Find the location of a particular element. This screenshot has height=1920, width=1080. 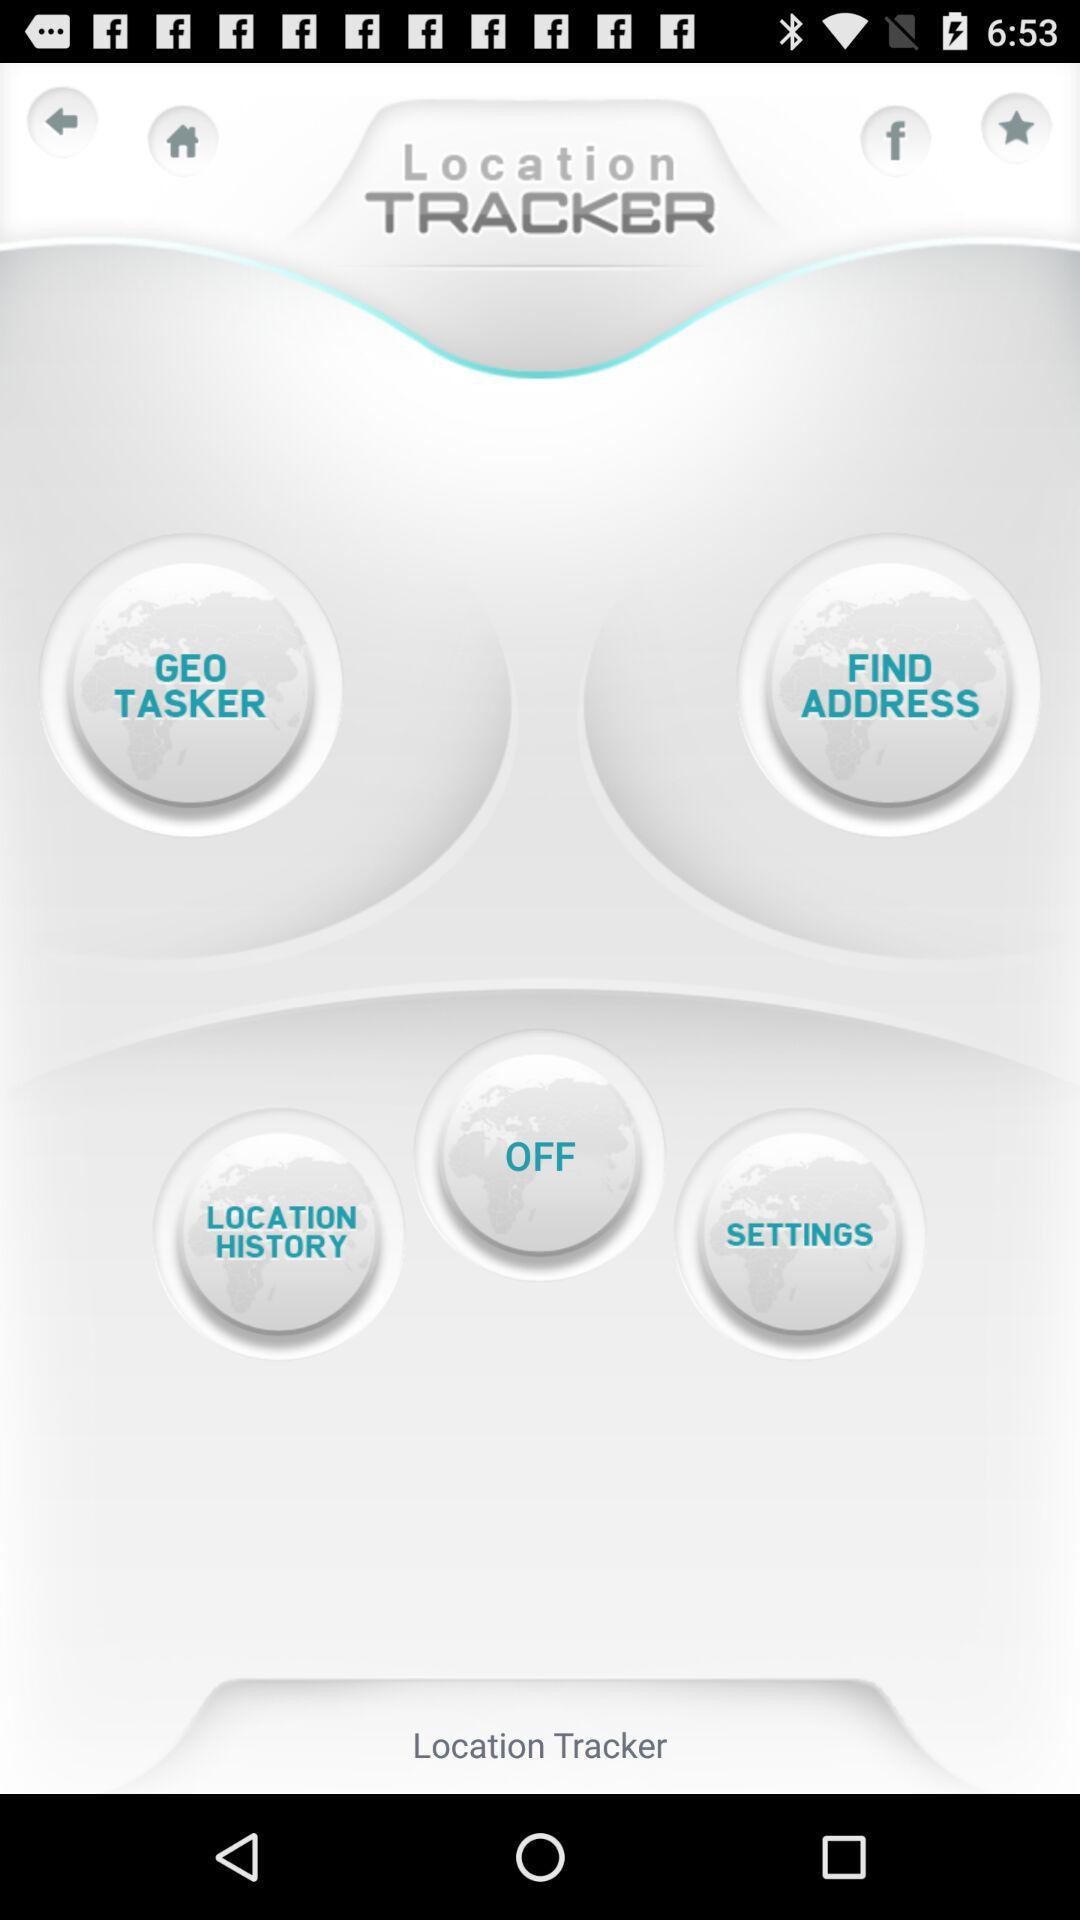

previous is located at coordinates (61, 122).